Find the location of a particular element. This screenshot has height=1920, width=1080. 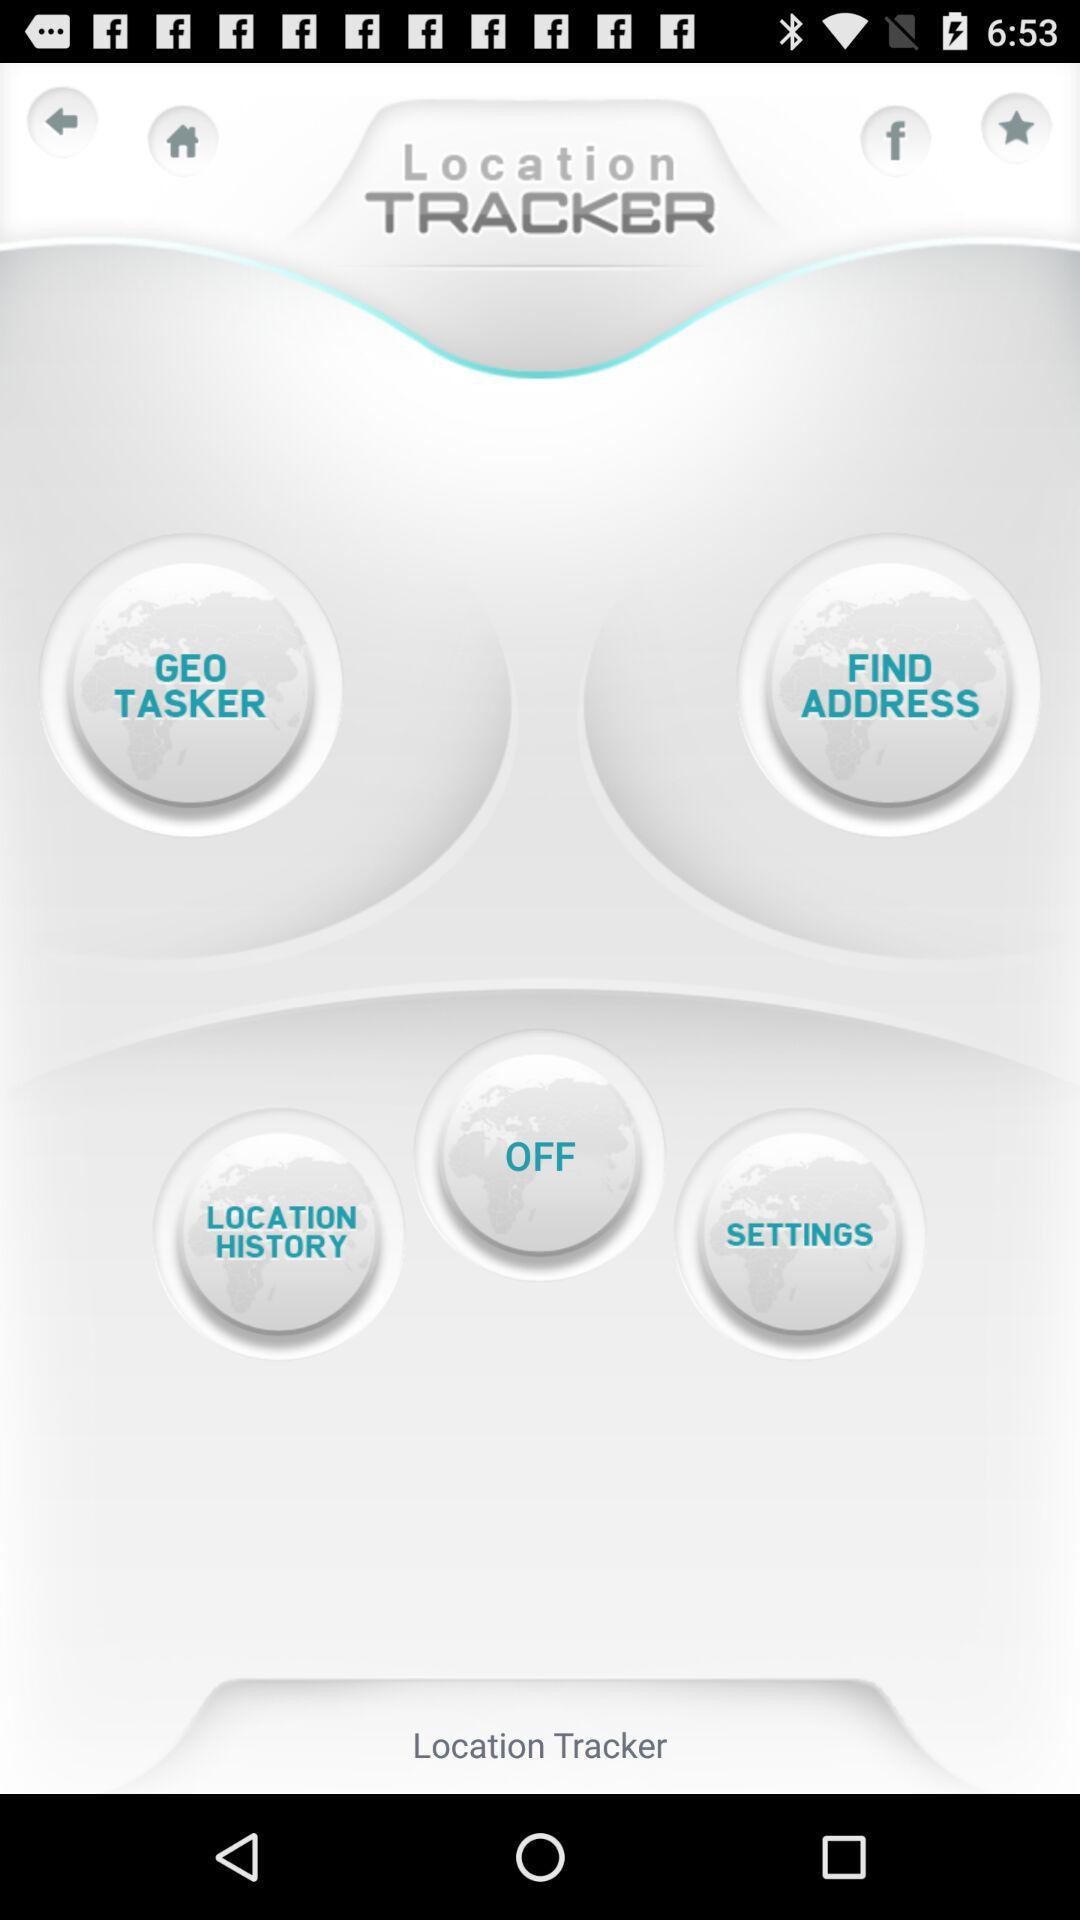

previous is located at coordinates (61, 122).